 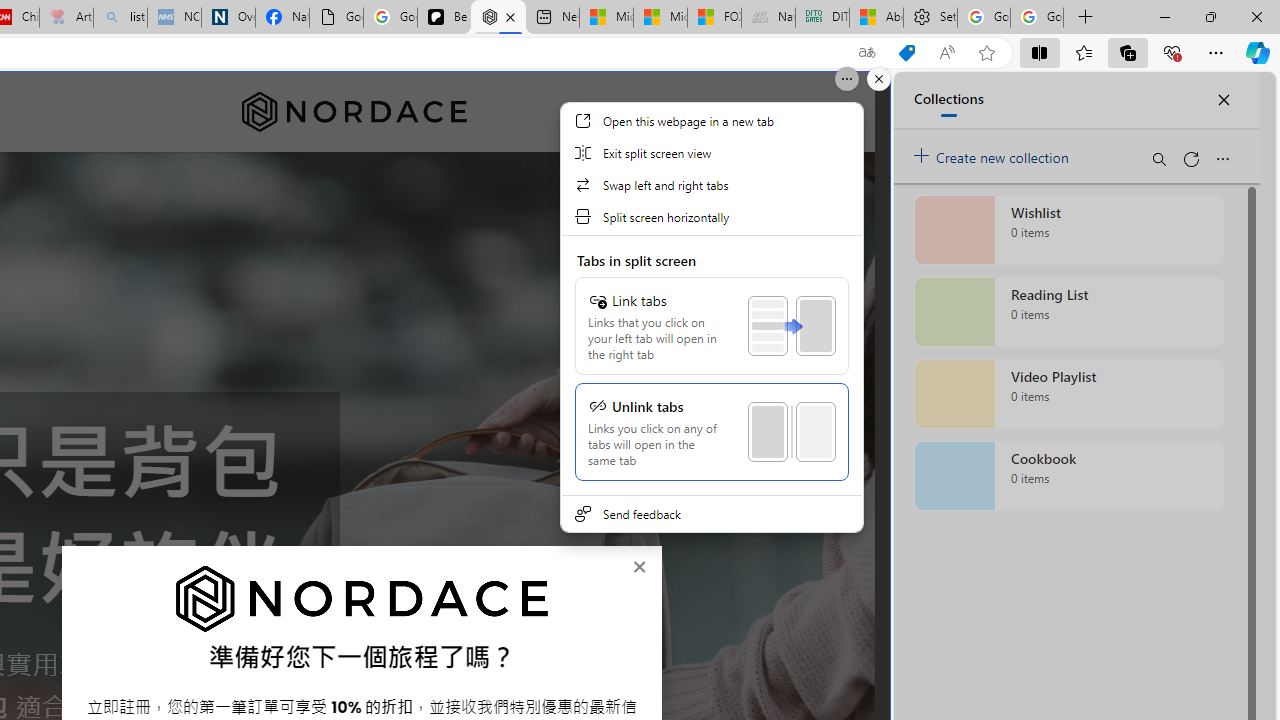 What do you see at coordinates (711, 325) in the screenshot?
I see `'Link tabs'` at bounding box center [711, 325].